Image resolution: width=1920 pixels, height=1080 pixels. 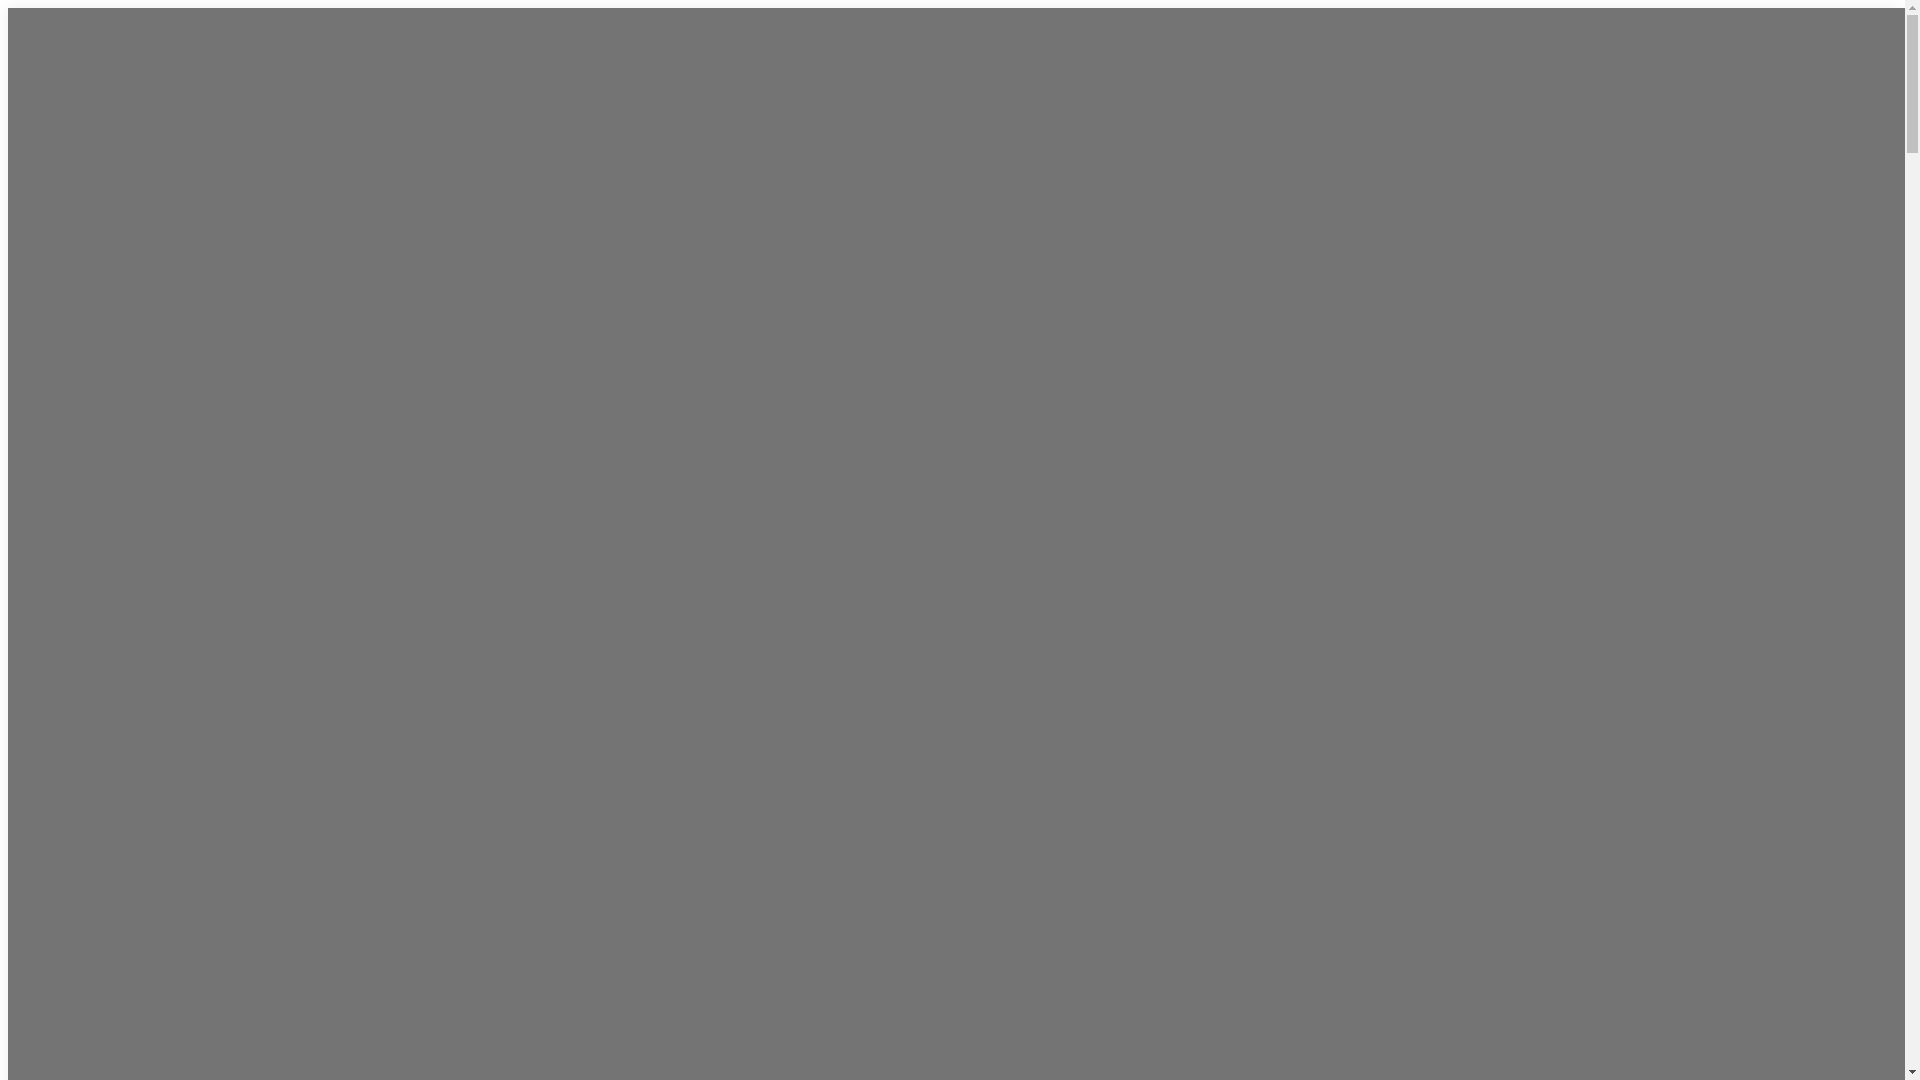 What do you see at coordinates (878, 647) in the screenshot?
I see `'Suzy Whitty'` at bounding box center [878, 647].